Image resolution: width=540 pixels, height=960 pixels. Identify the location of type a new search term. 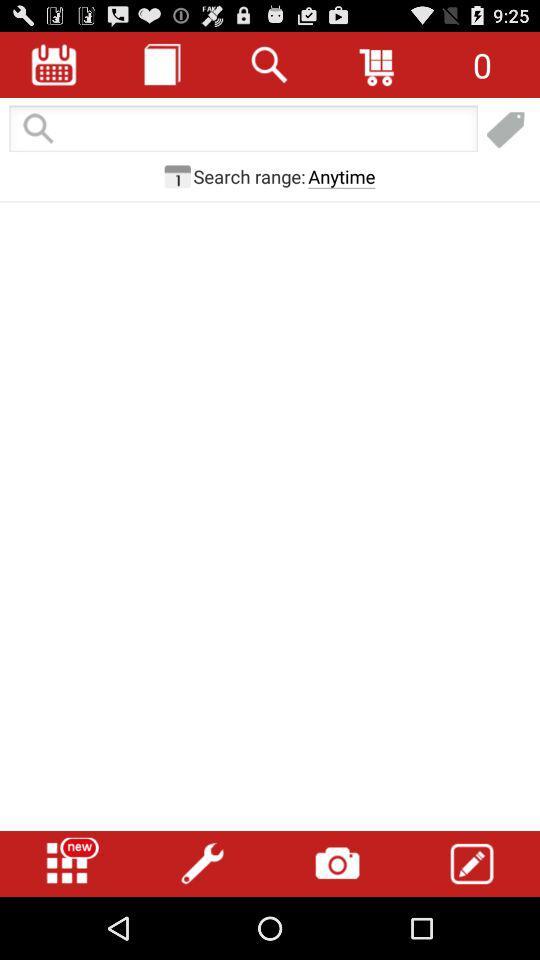
(243, 129).